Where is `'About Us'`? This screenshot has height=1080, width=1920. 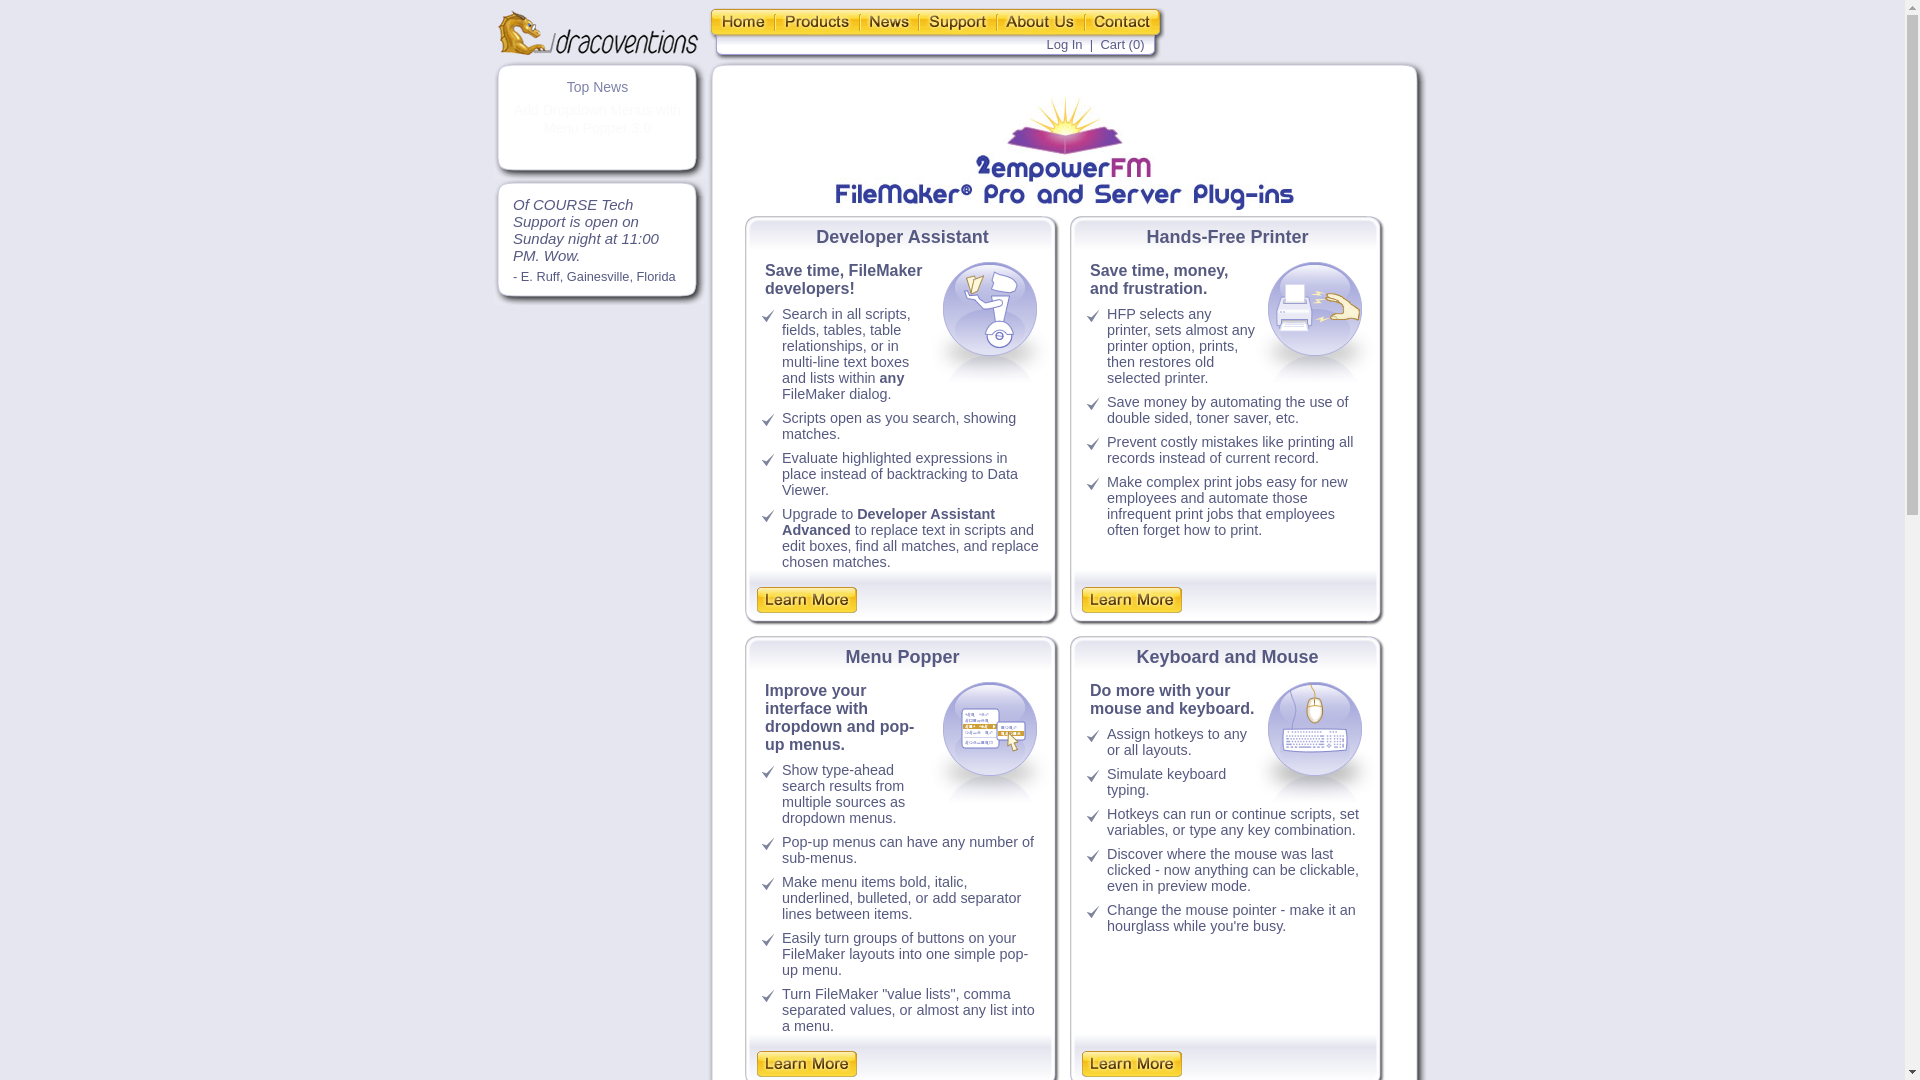
'About Us' is located at coordinates (1040, 21).